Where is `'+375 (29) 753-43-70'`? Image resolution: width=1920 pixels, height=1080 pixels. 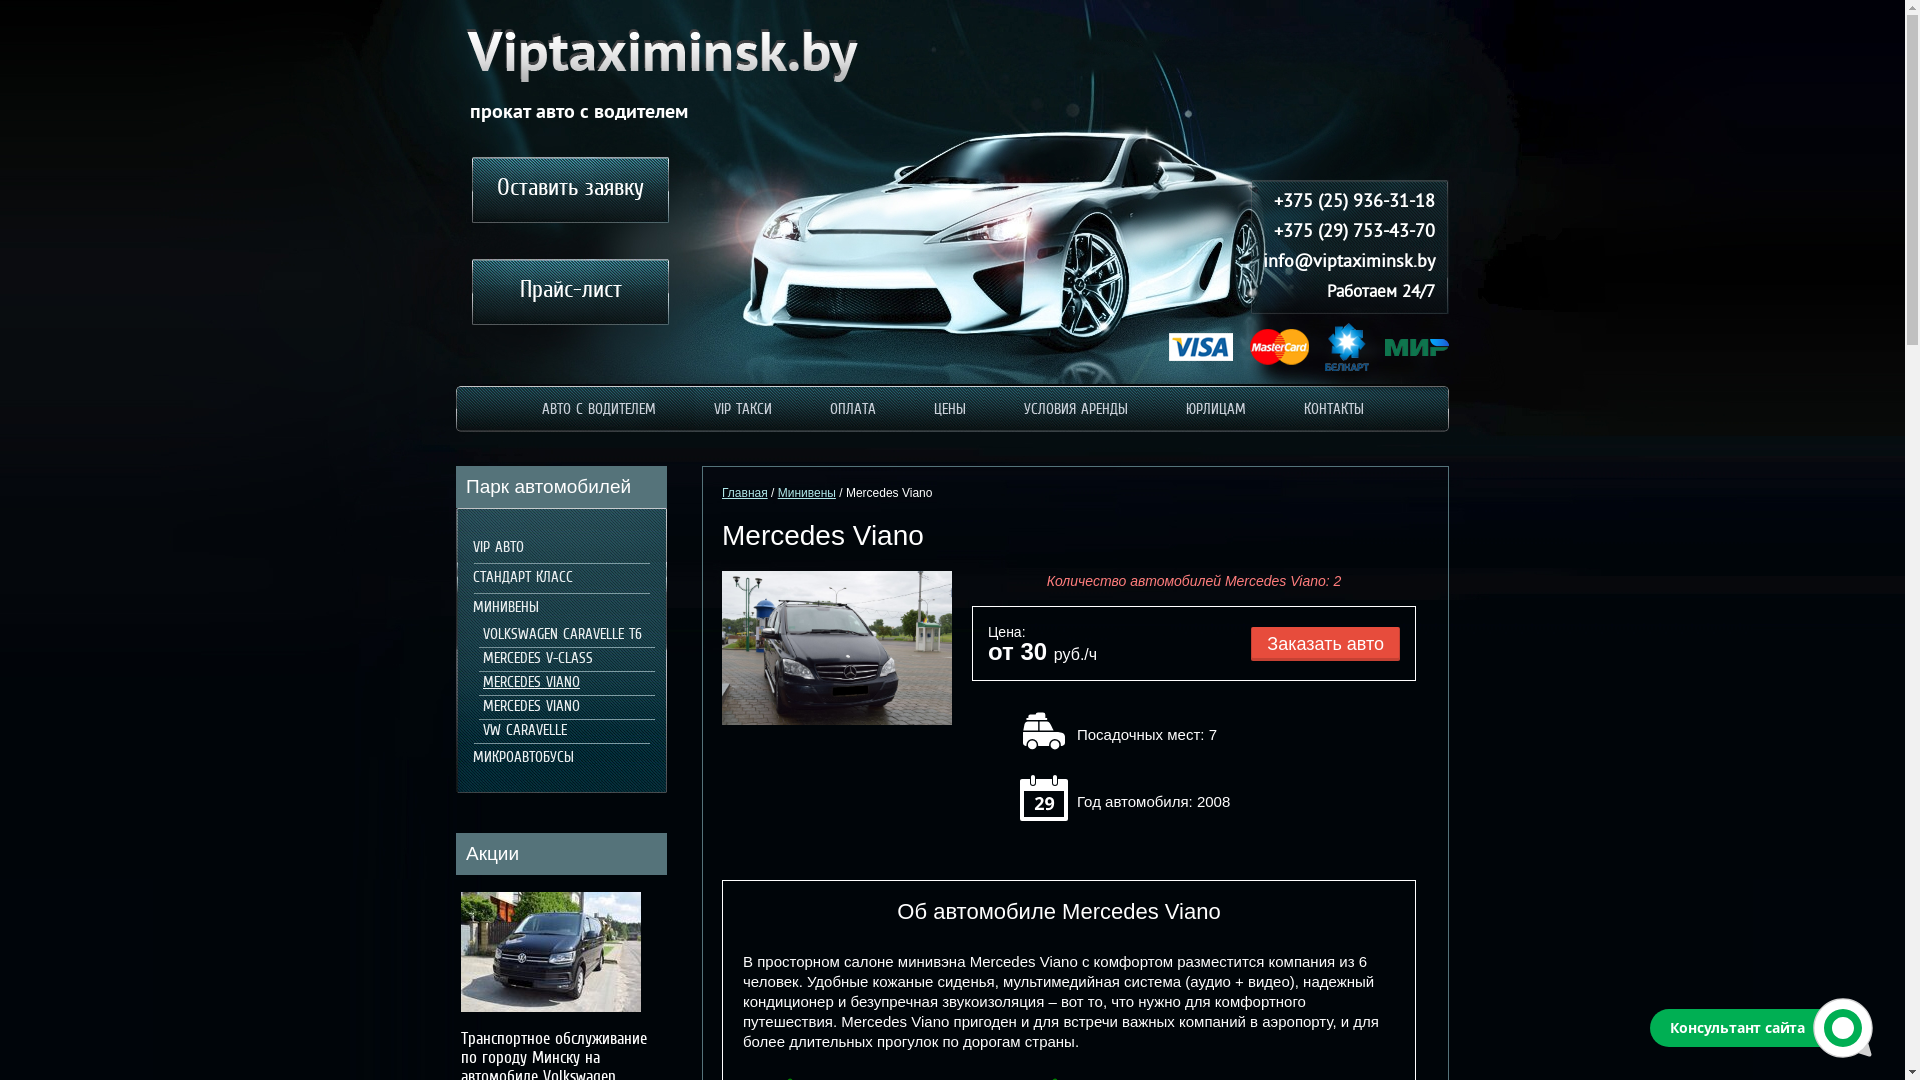 '+375 (29) 753-43-70' is located at coordinates (1343, 231).